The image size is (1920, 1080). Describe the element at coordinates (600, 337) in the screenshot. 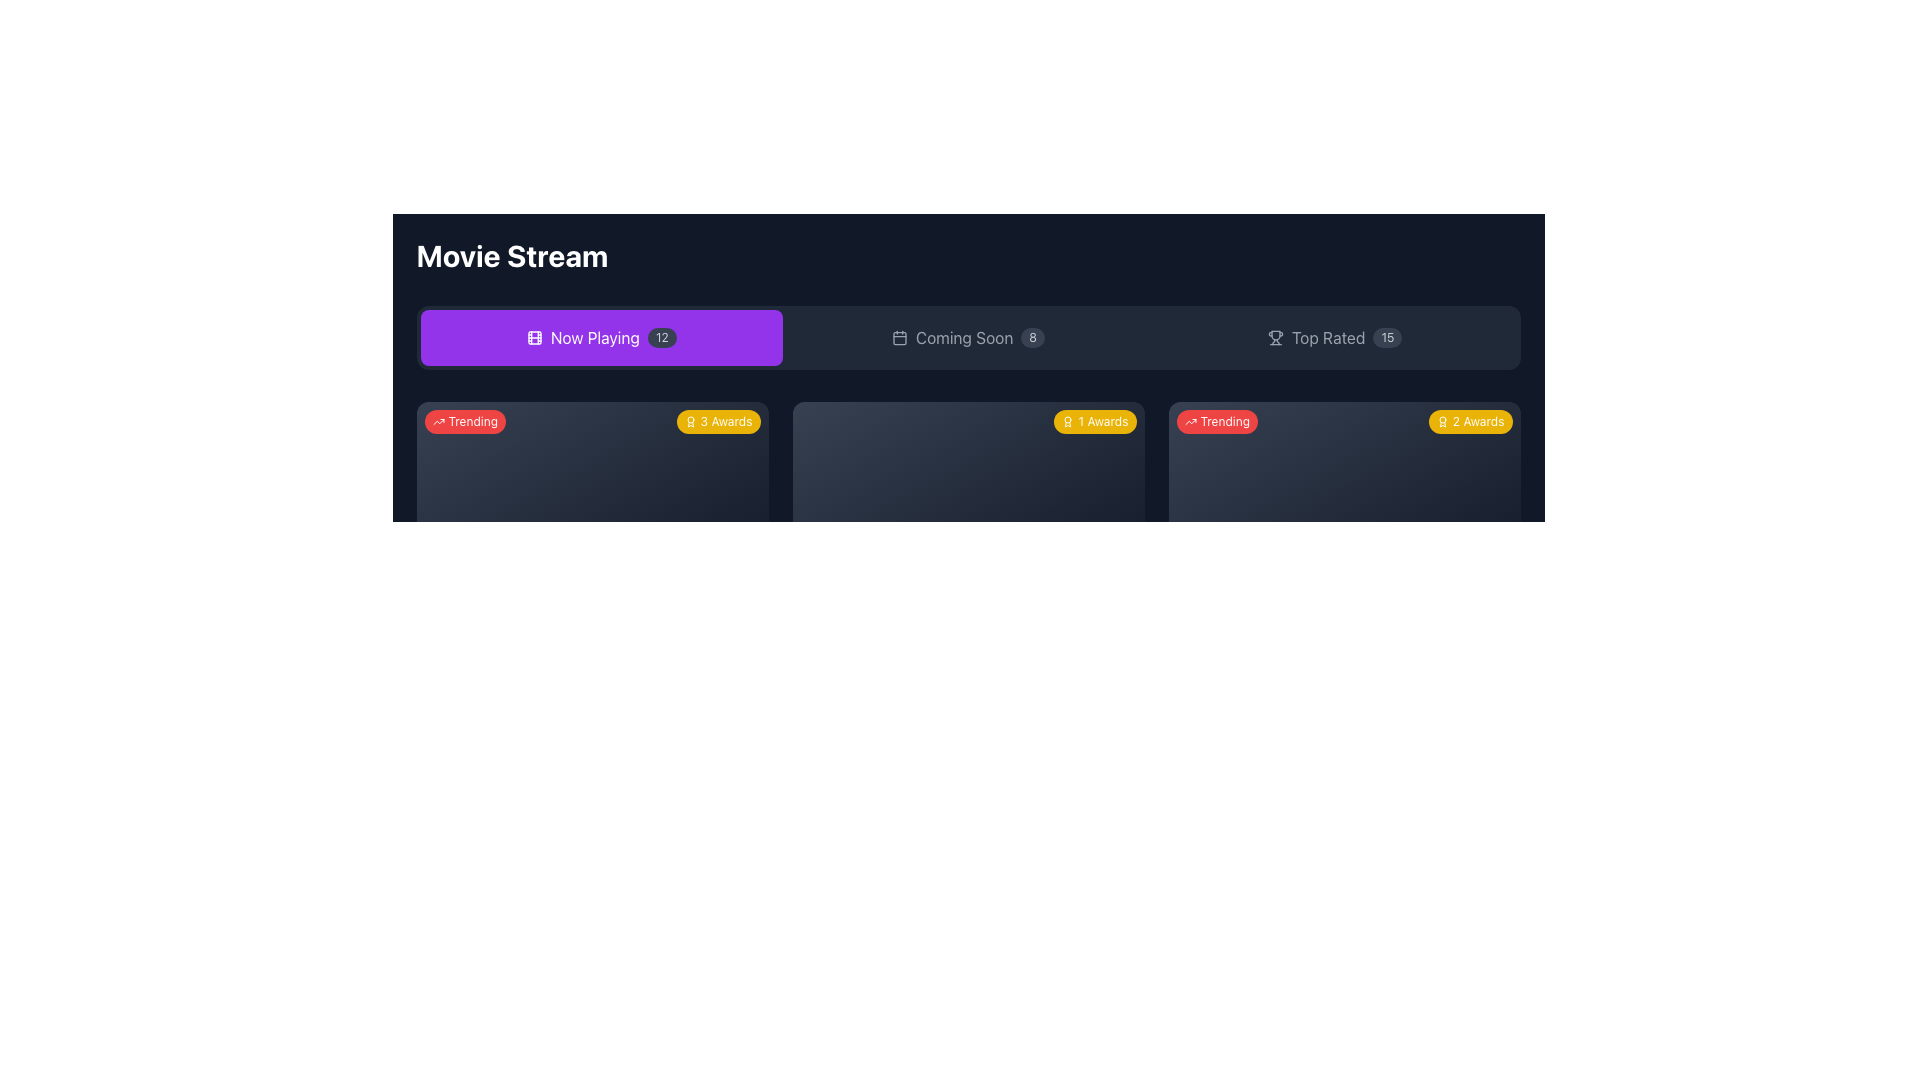

I see `the 'Now Playing' button, which has a purple background, white text, and a movie reel icon, to filter movies` at that location.